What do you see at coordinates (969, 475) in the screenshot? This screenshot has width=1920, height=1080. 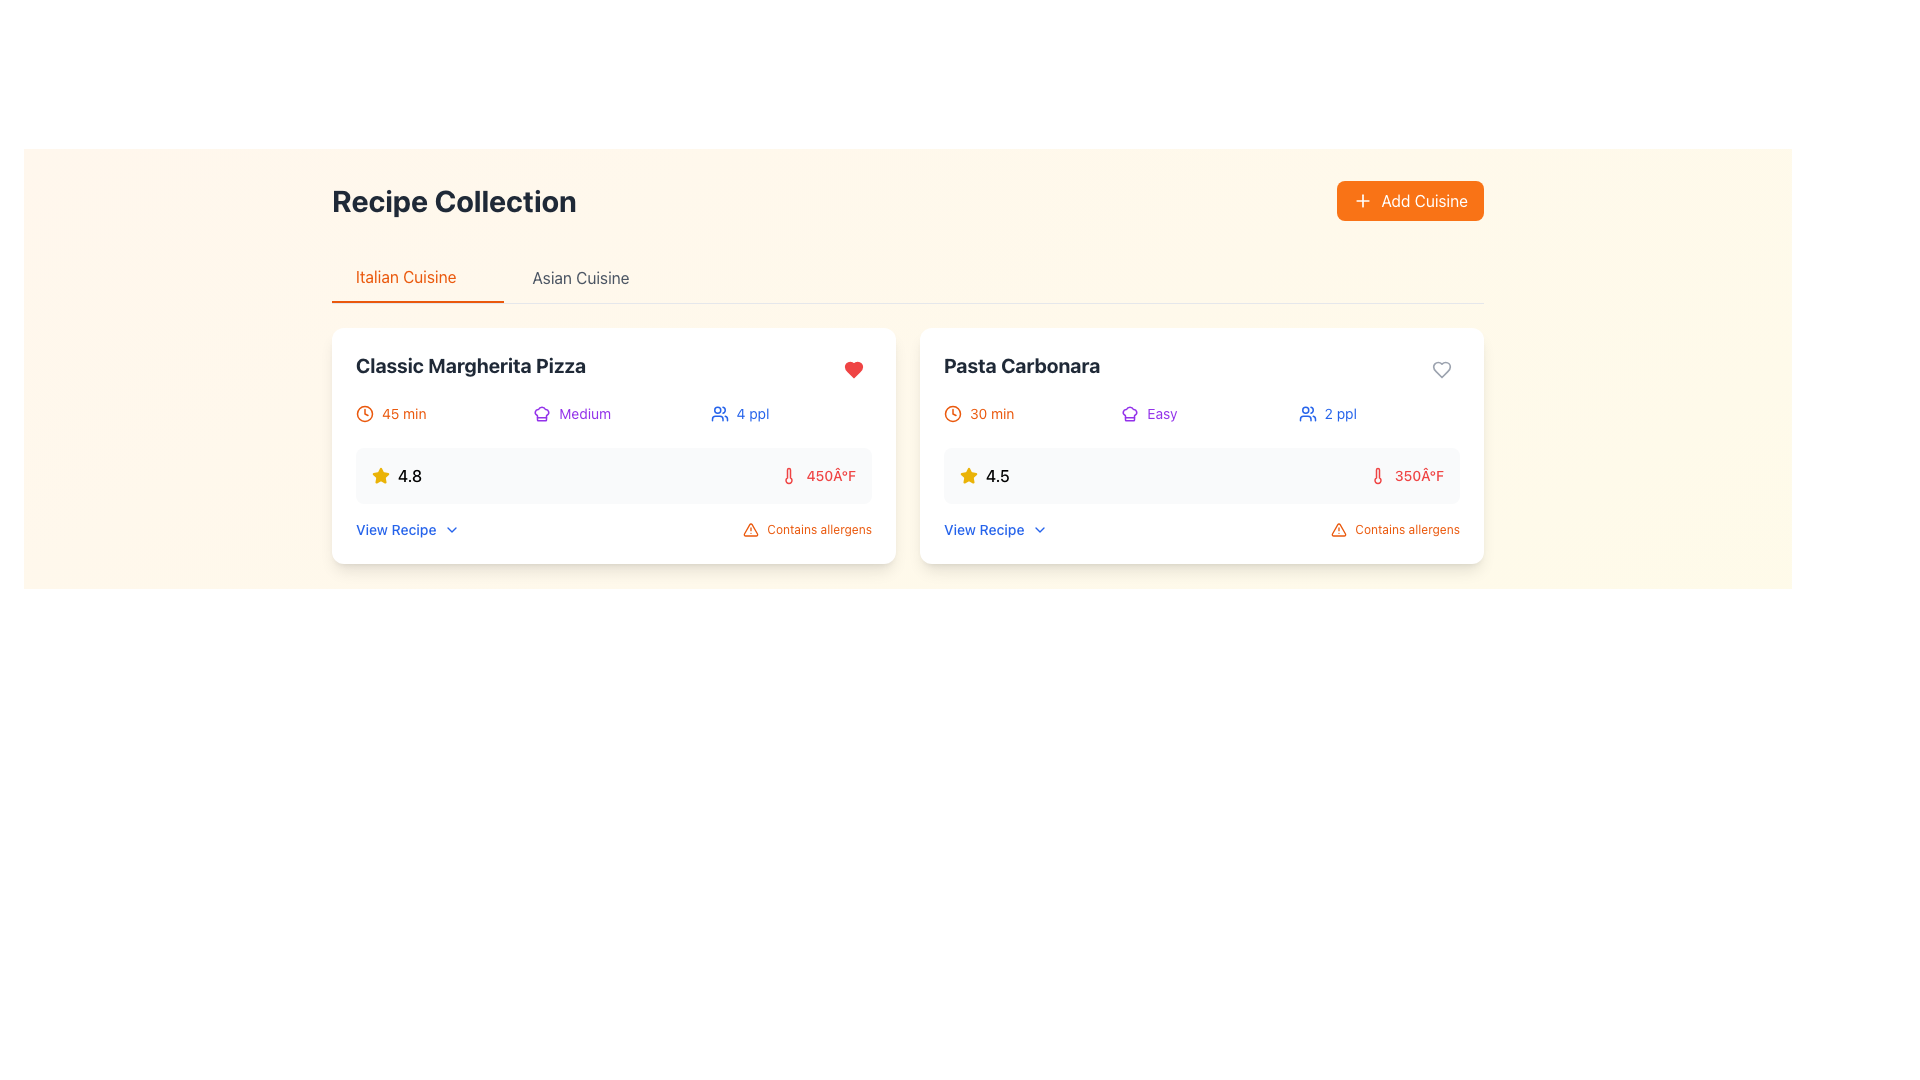 I see `the star icon representing the rating score located to the left of the text '4.5' in the lower section of the right card labeled 'Pasta Carbonara'` at bounding box center [969, 475].